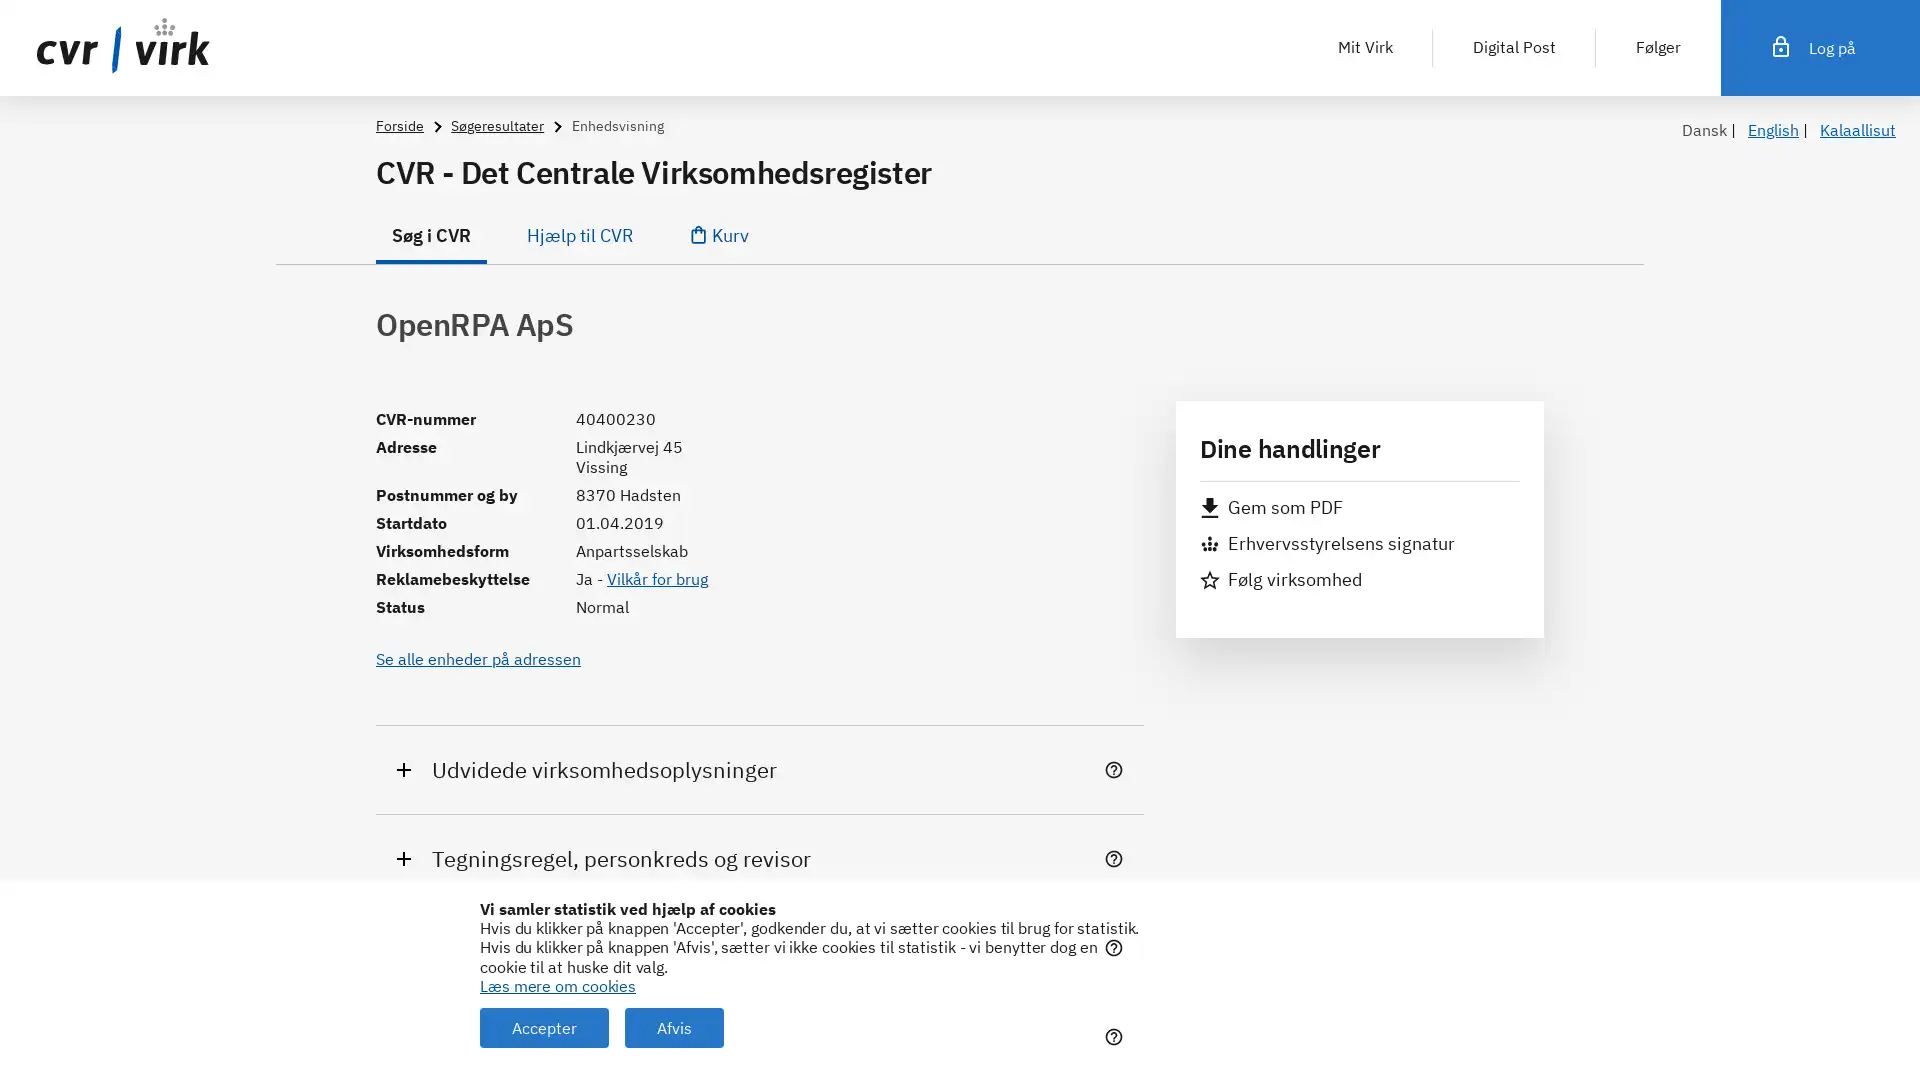 This screenshot has height=1080, width=1920. What do you see at coordinates (758, 857) in the screenshot?
I see `Tegningsregel, personkreds og revisor` at bounding box center [758, 857].